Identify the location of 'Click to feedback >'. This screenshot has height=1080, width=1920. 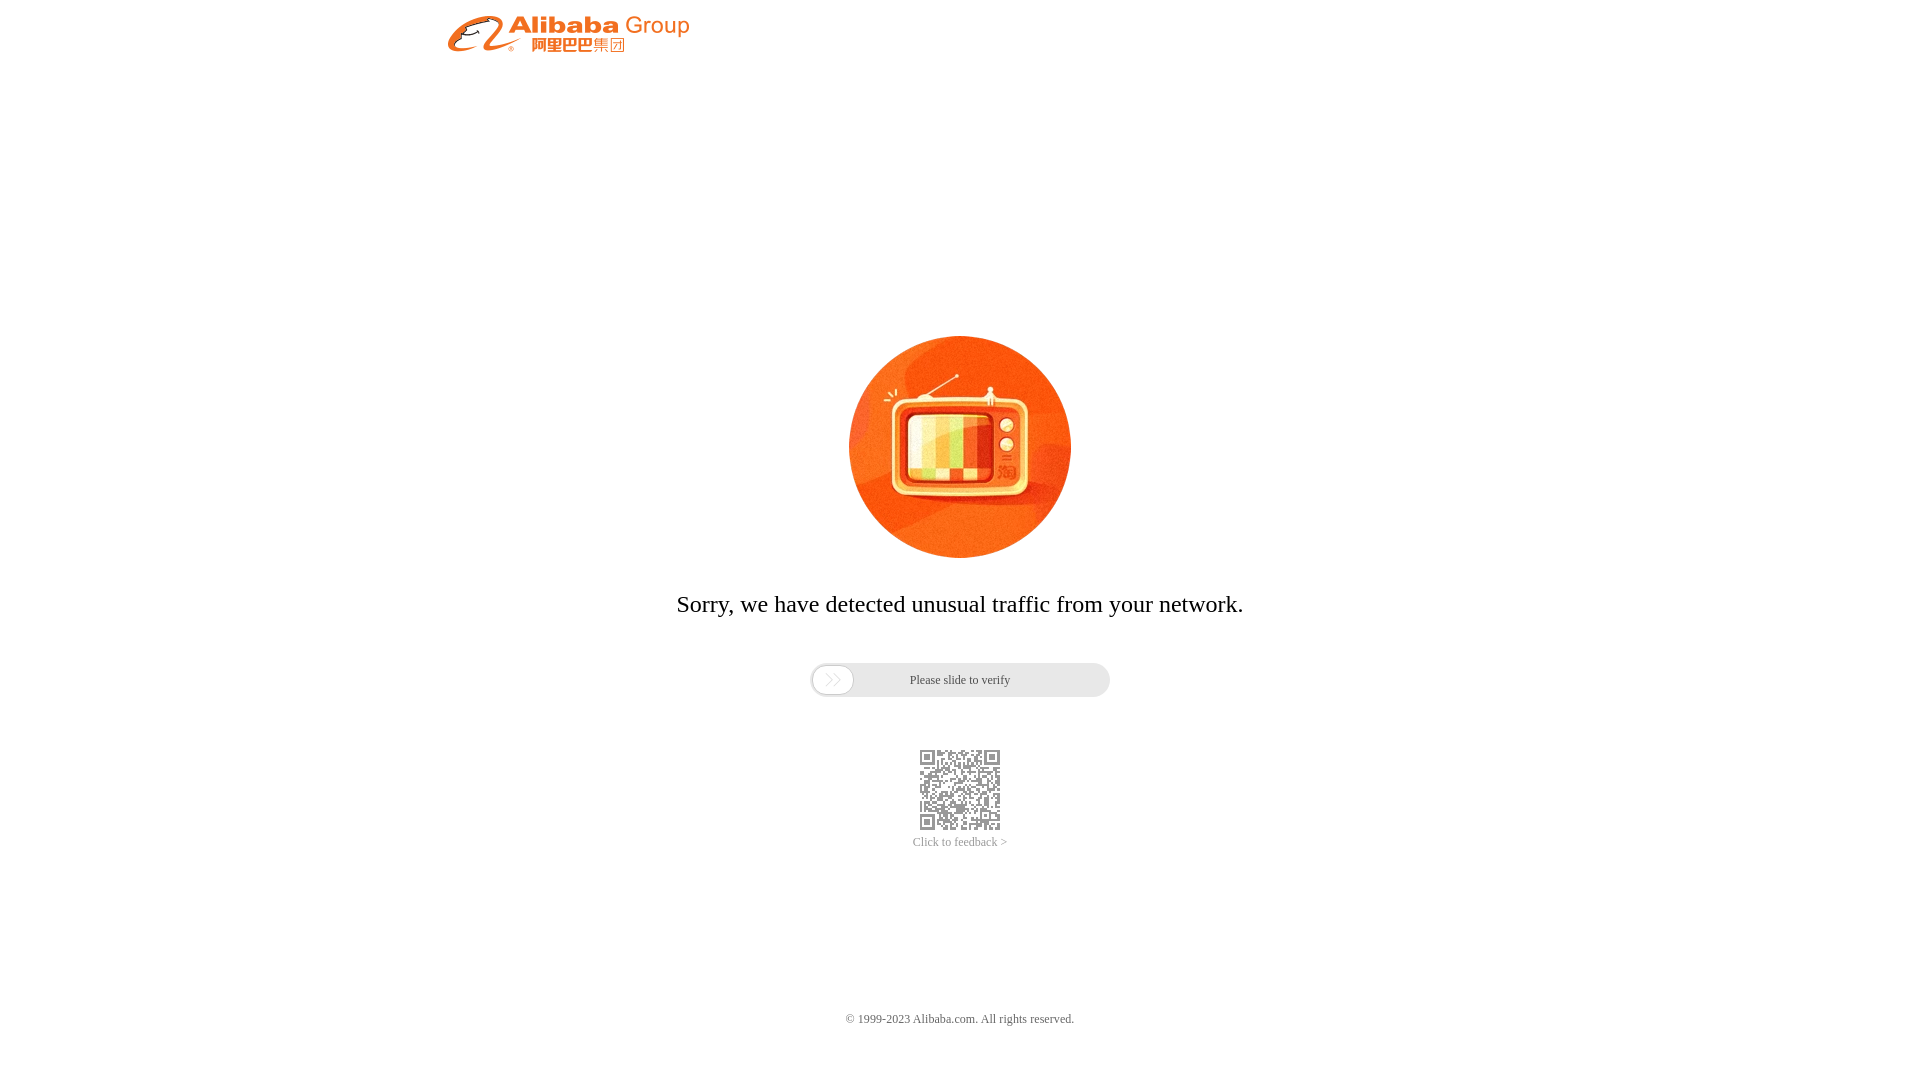
(960, 842).